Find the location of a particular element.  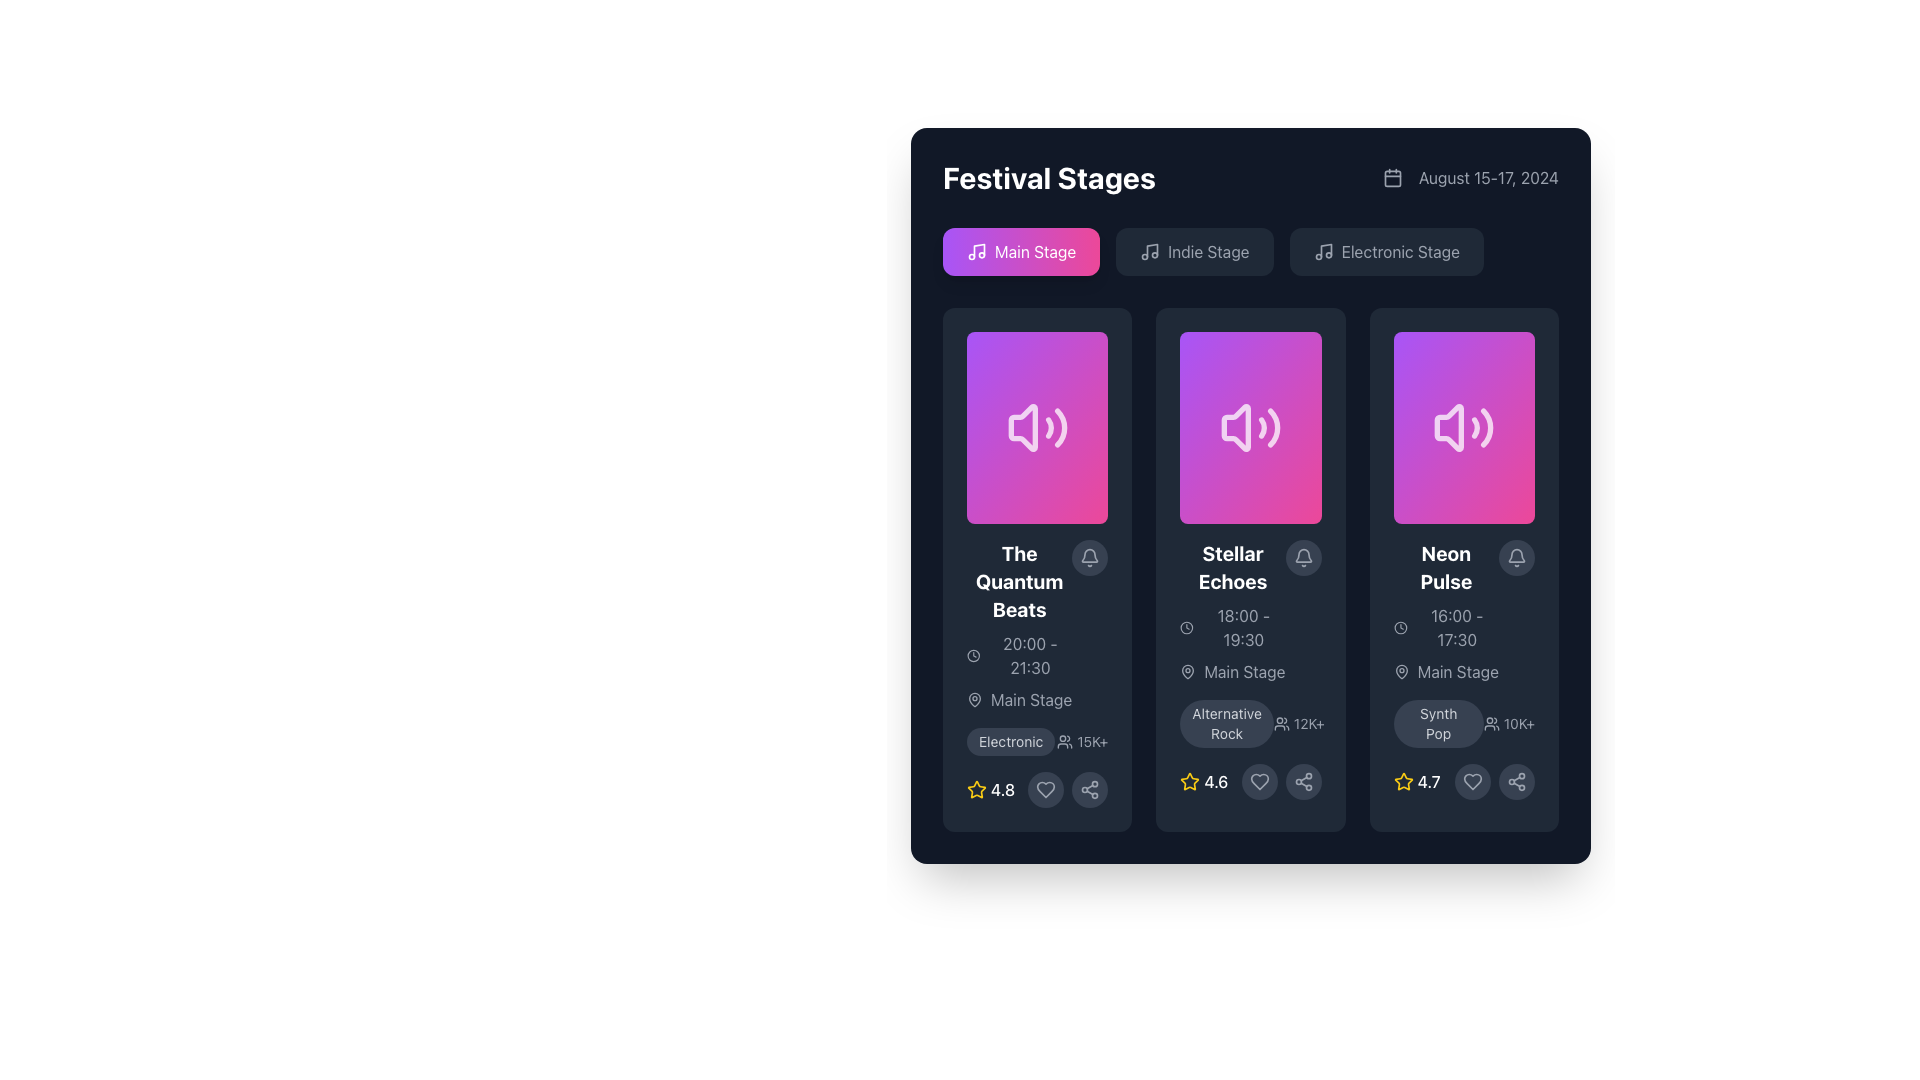

the star-shaped icon with a yellow outline located at the bottom-right corner of the third event card, adjacent to numeric ratings is located at coordinates (977, 788).